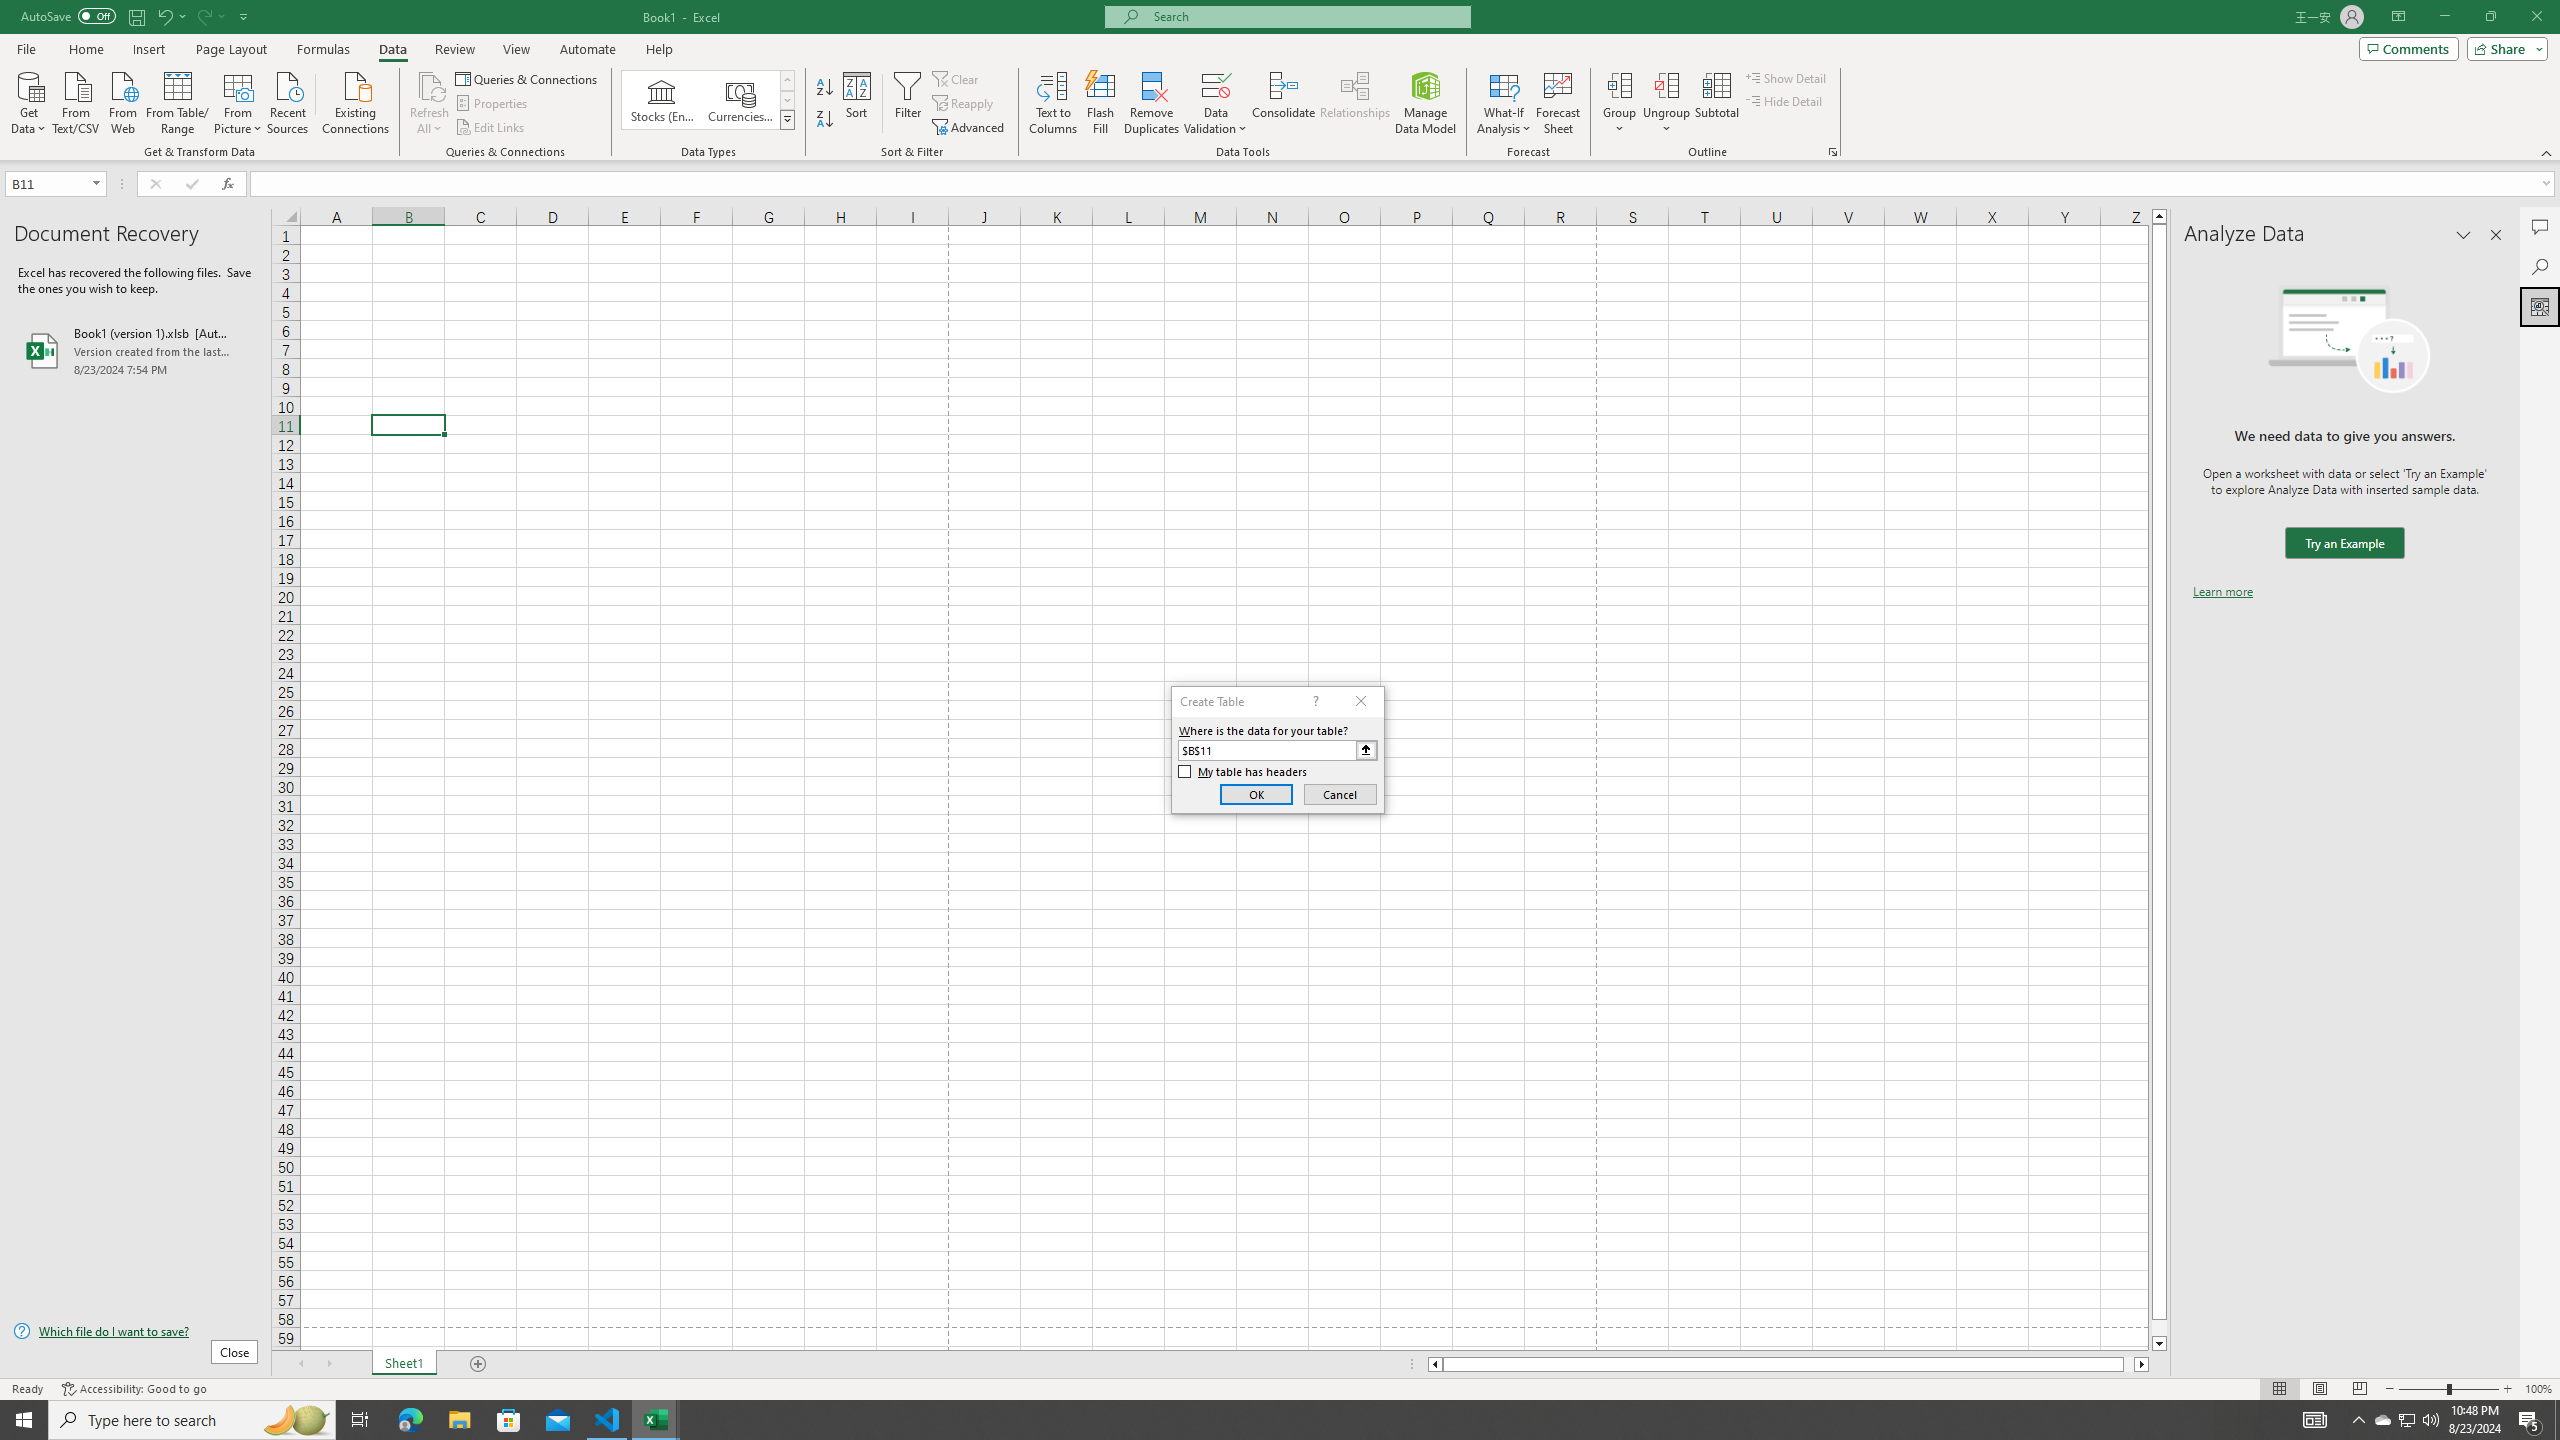 Image resolution: width=2560 pixels, height=1440 pixels. I want to click on 'Flash Fill', so click(1100, 103).